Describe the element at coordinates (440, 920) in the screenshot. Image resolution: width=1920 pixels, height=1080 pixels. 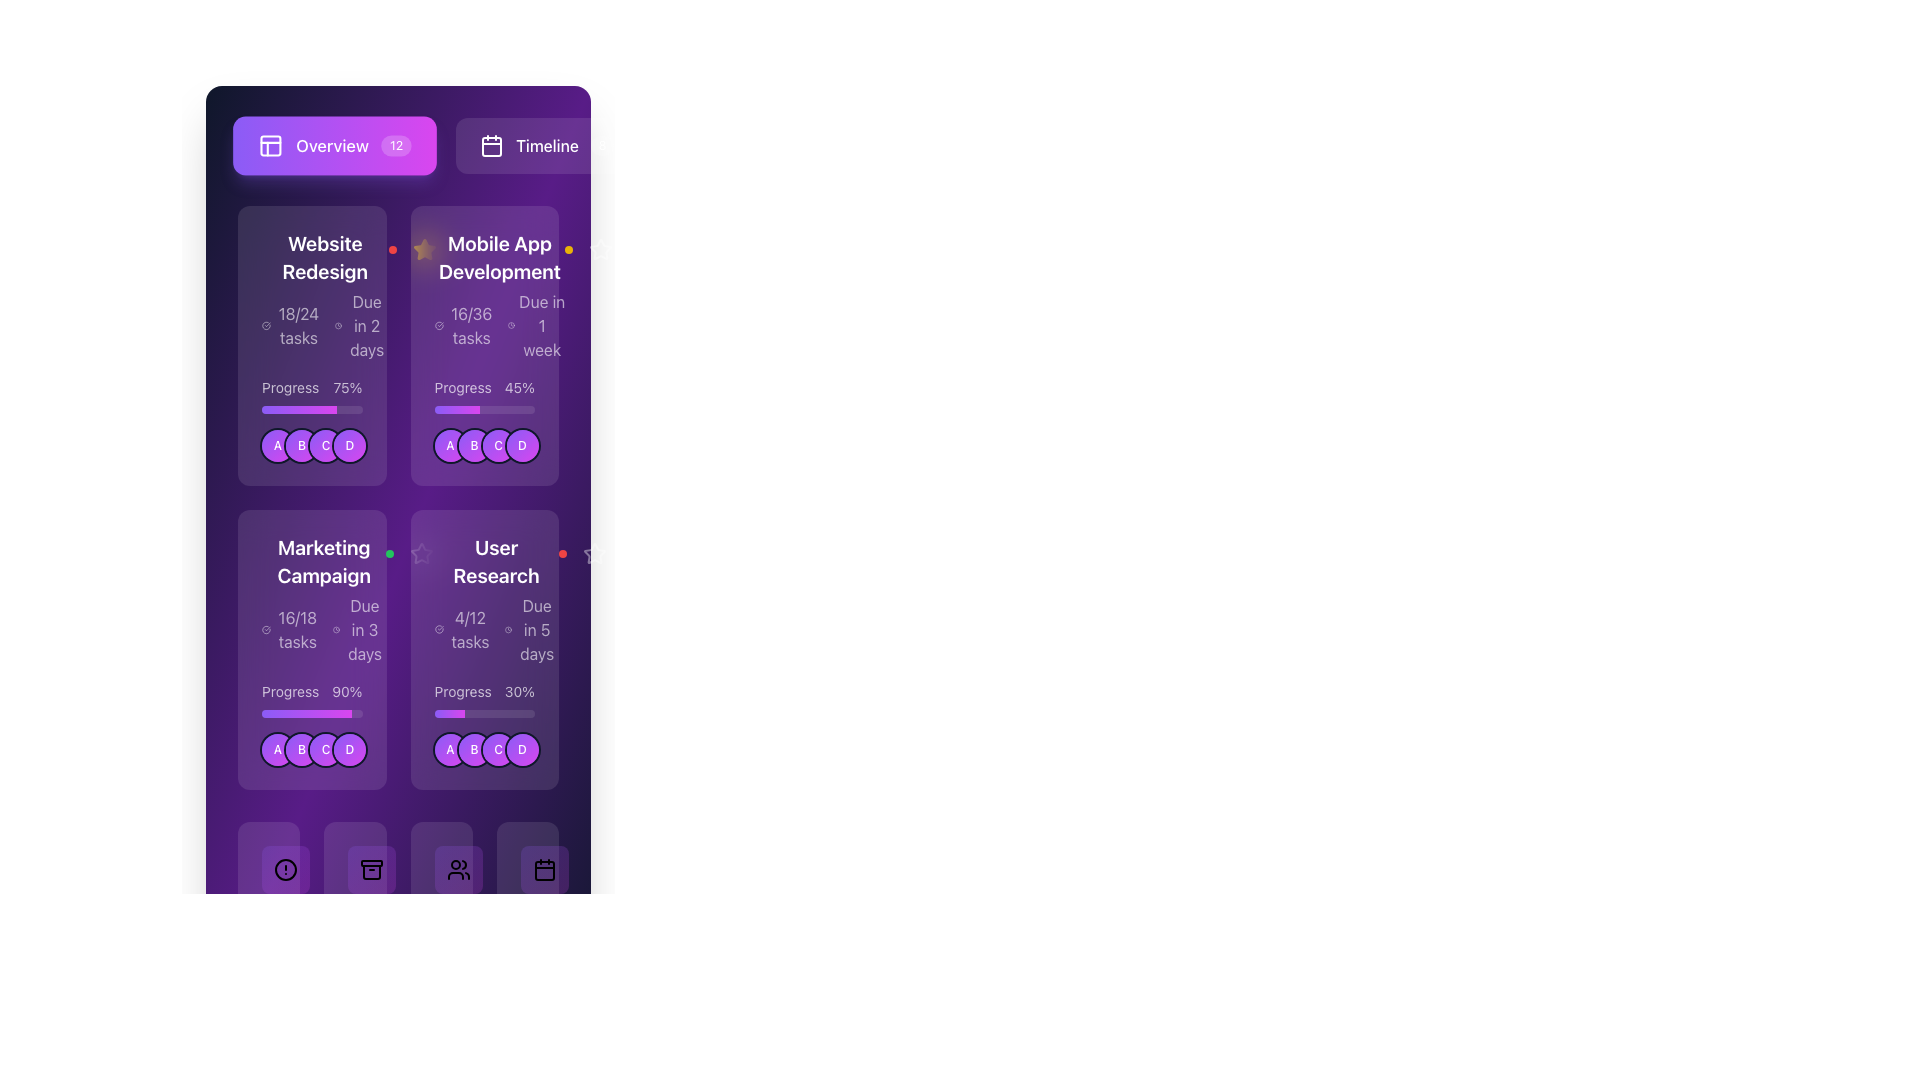
I see `the informational card displaying the number of team members in the project, located in the bottom-right quadrant of the interface` at that location.